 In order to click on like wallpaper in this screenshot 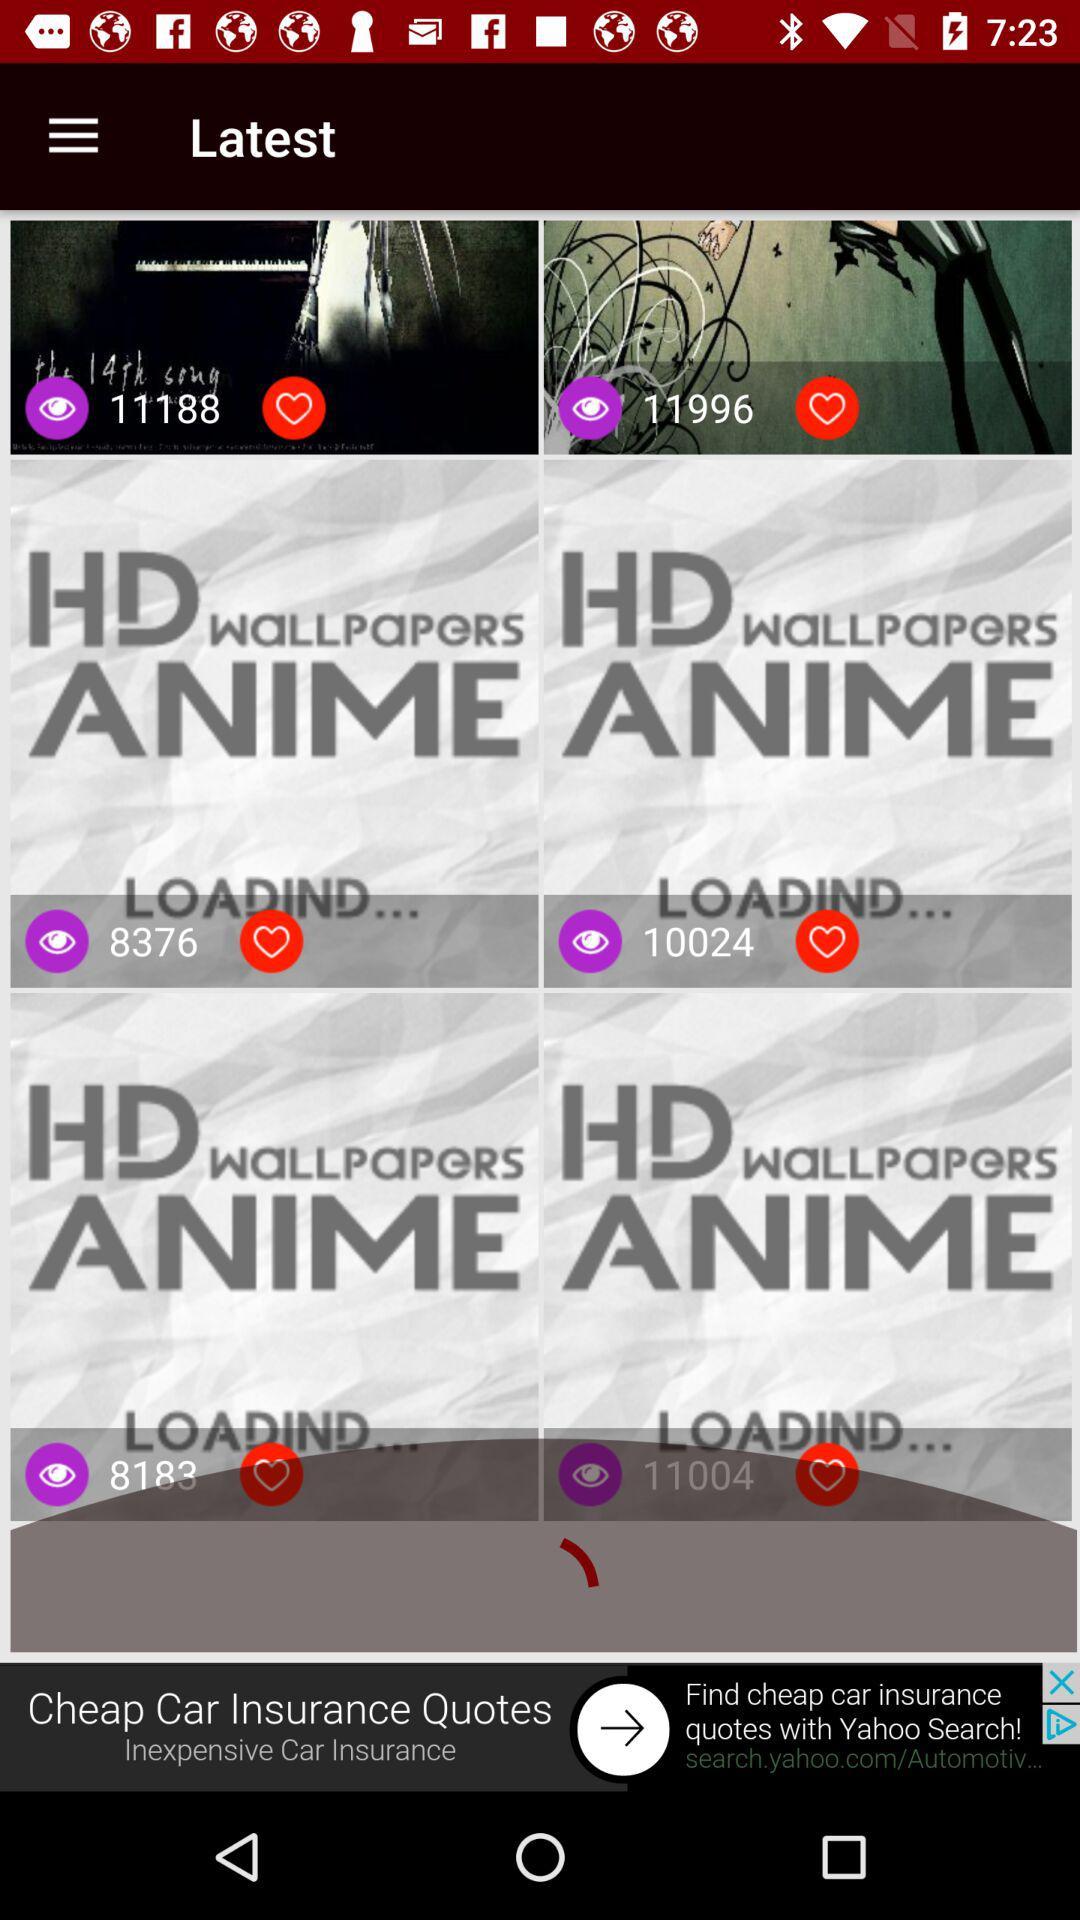, I will do `click(271, 1474)`.